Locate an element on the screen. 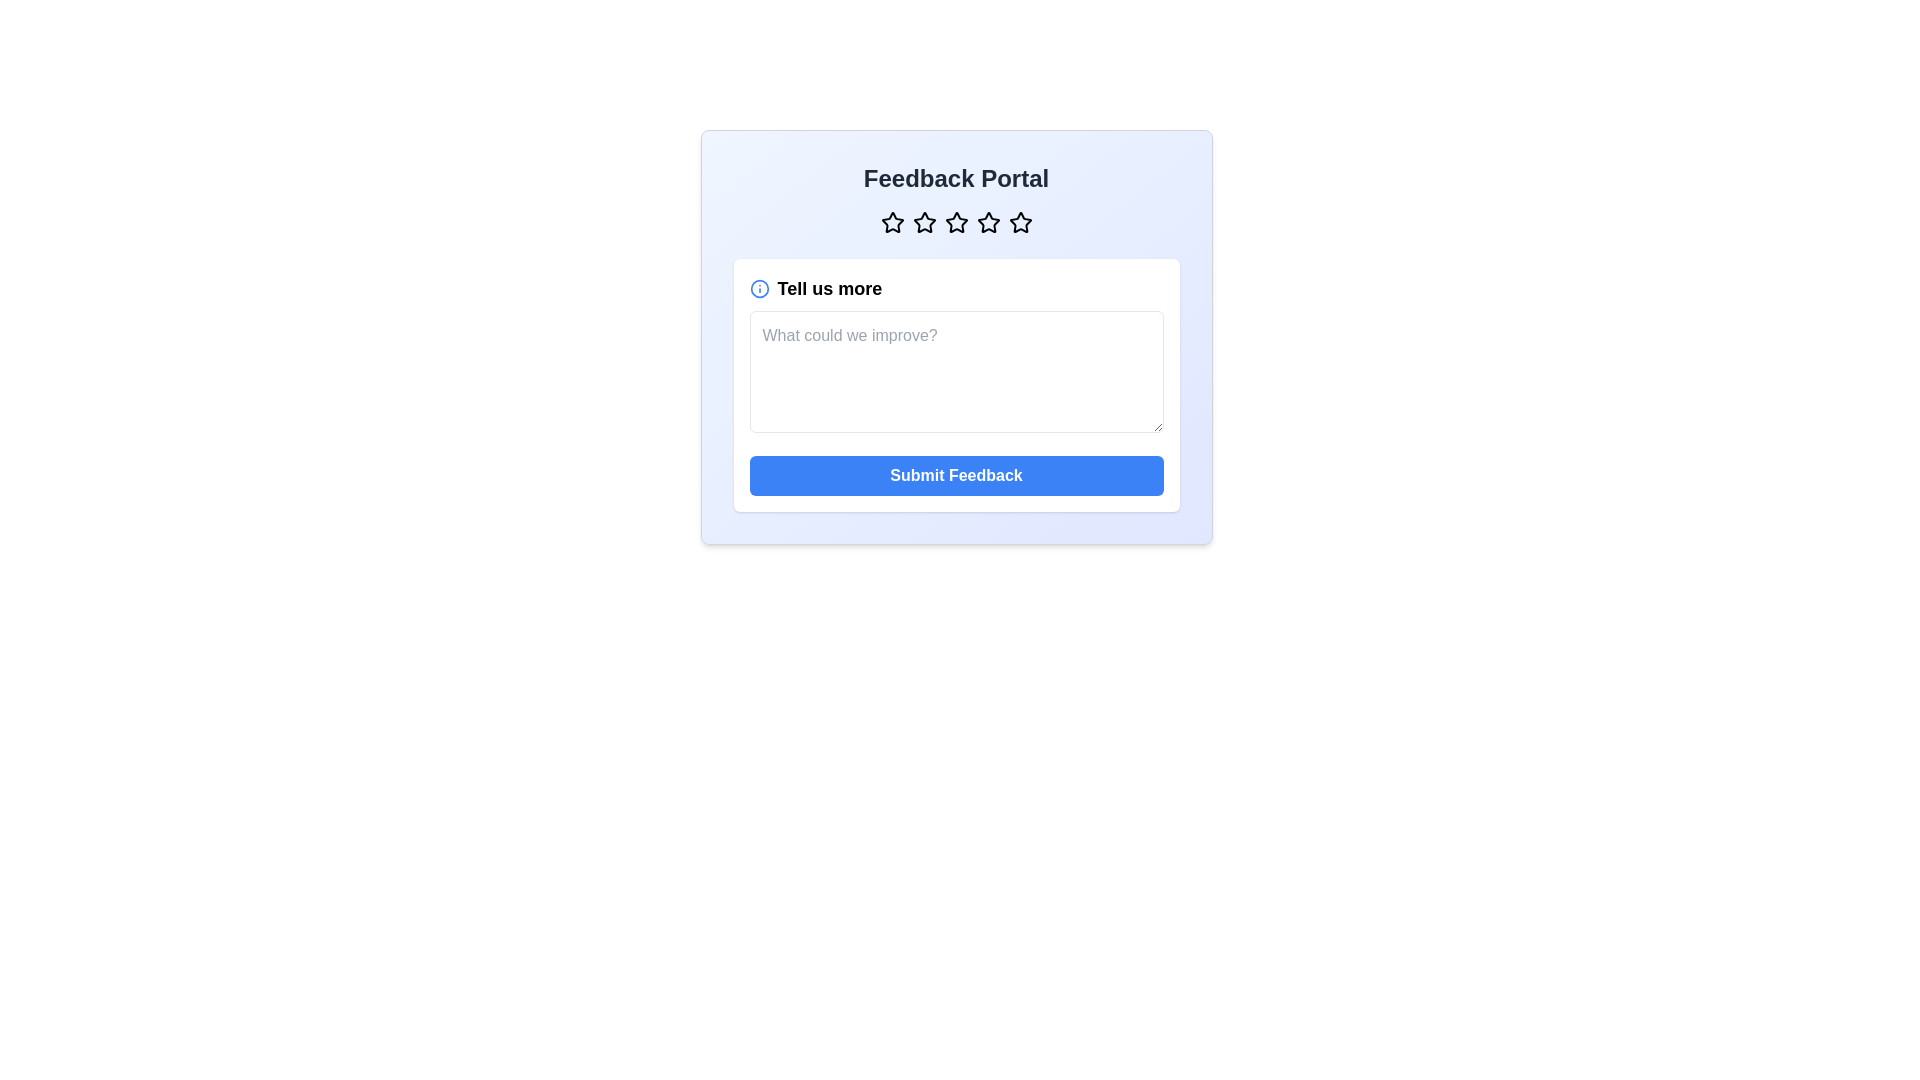 The width and height of the screenshot is (1920, 1080). the circular shape within the blue and white information icon, which is located at the top-left corner of the feedback input area under the 'Tell us more' label is located at coordinates (758, 289).